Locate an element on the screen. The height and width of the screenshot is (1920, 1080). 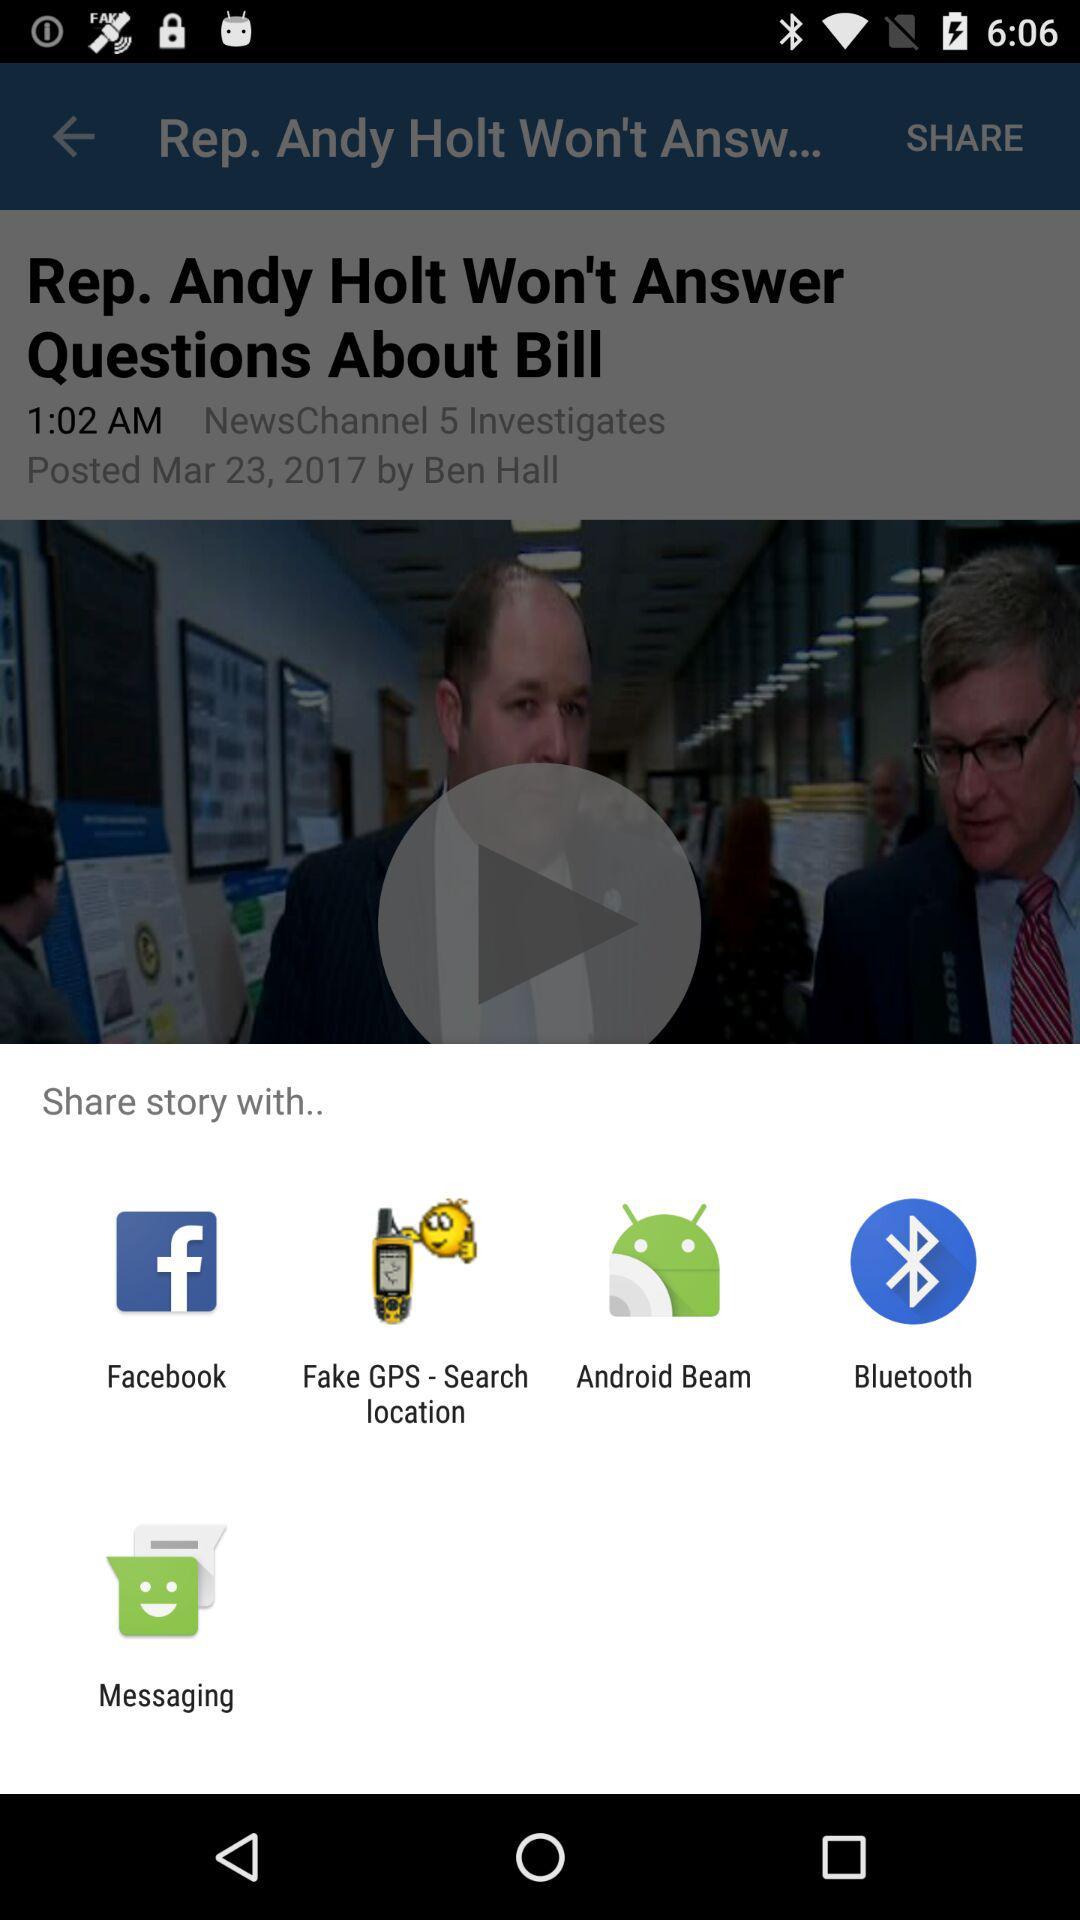
the icon to the right of the fake gps search is located at coordinates (664, 1392).